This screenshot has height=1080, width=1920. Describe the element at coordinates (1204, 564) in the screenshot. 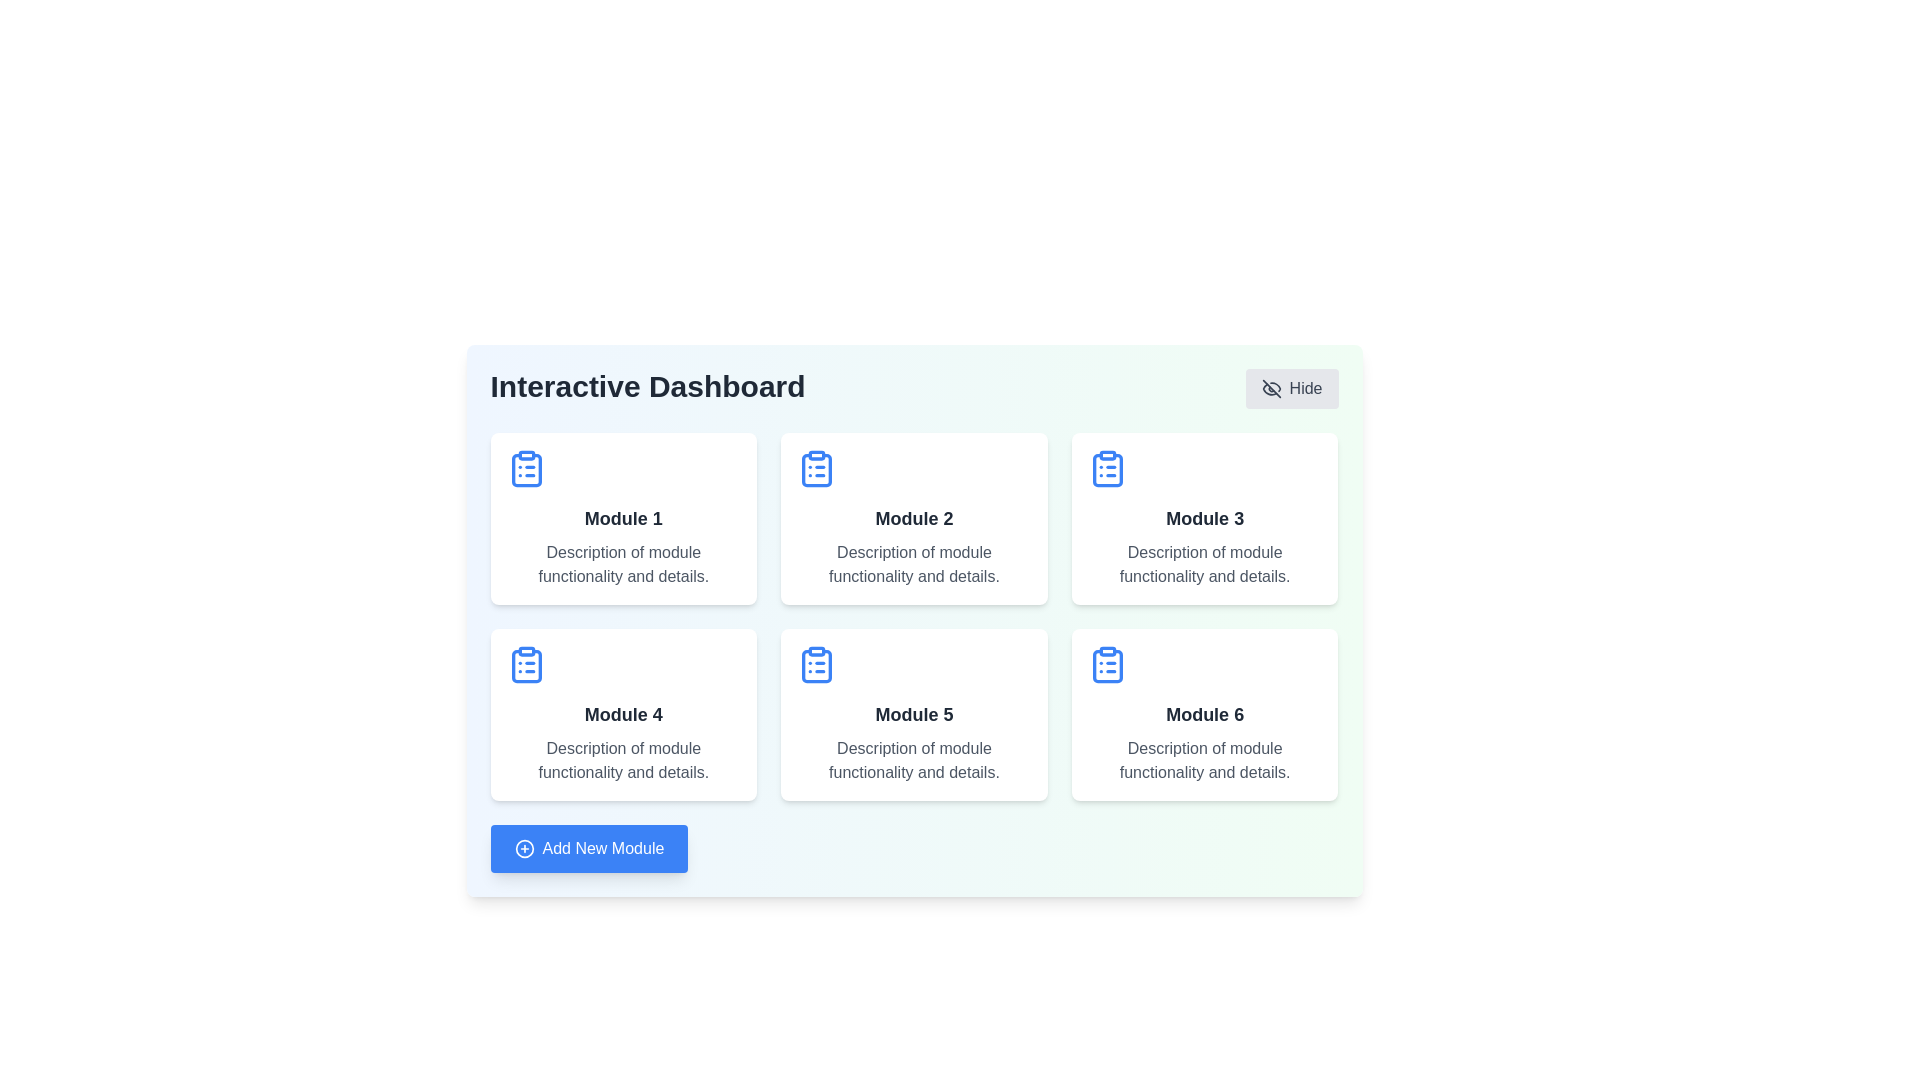

I see `text label providing a description of the module's functionality located in the top-right corner of the 'Module 3' card` at that location.